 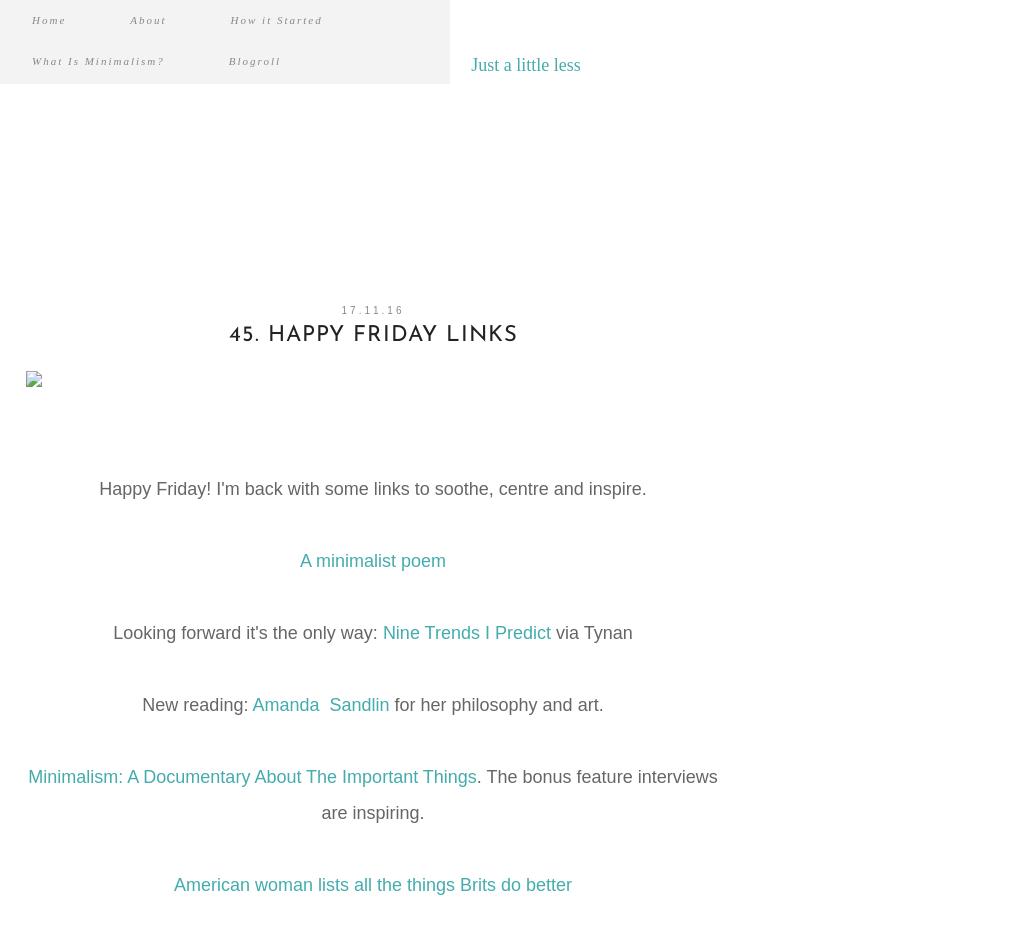 I want to click on '45. Happy Friday Links', so click(x=371, y=335).